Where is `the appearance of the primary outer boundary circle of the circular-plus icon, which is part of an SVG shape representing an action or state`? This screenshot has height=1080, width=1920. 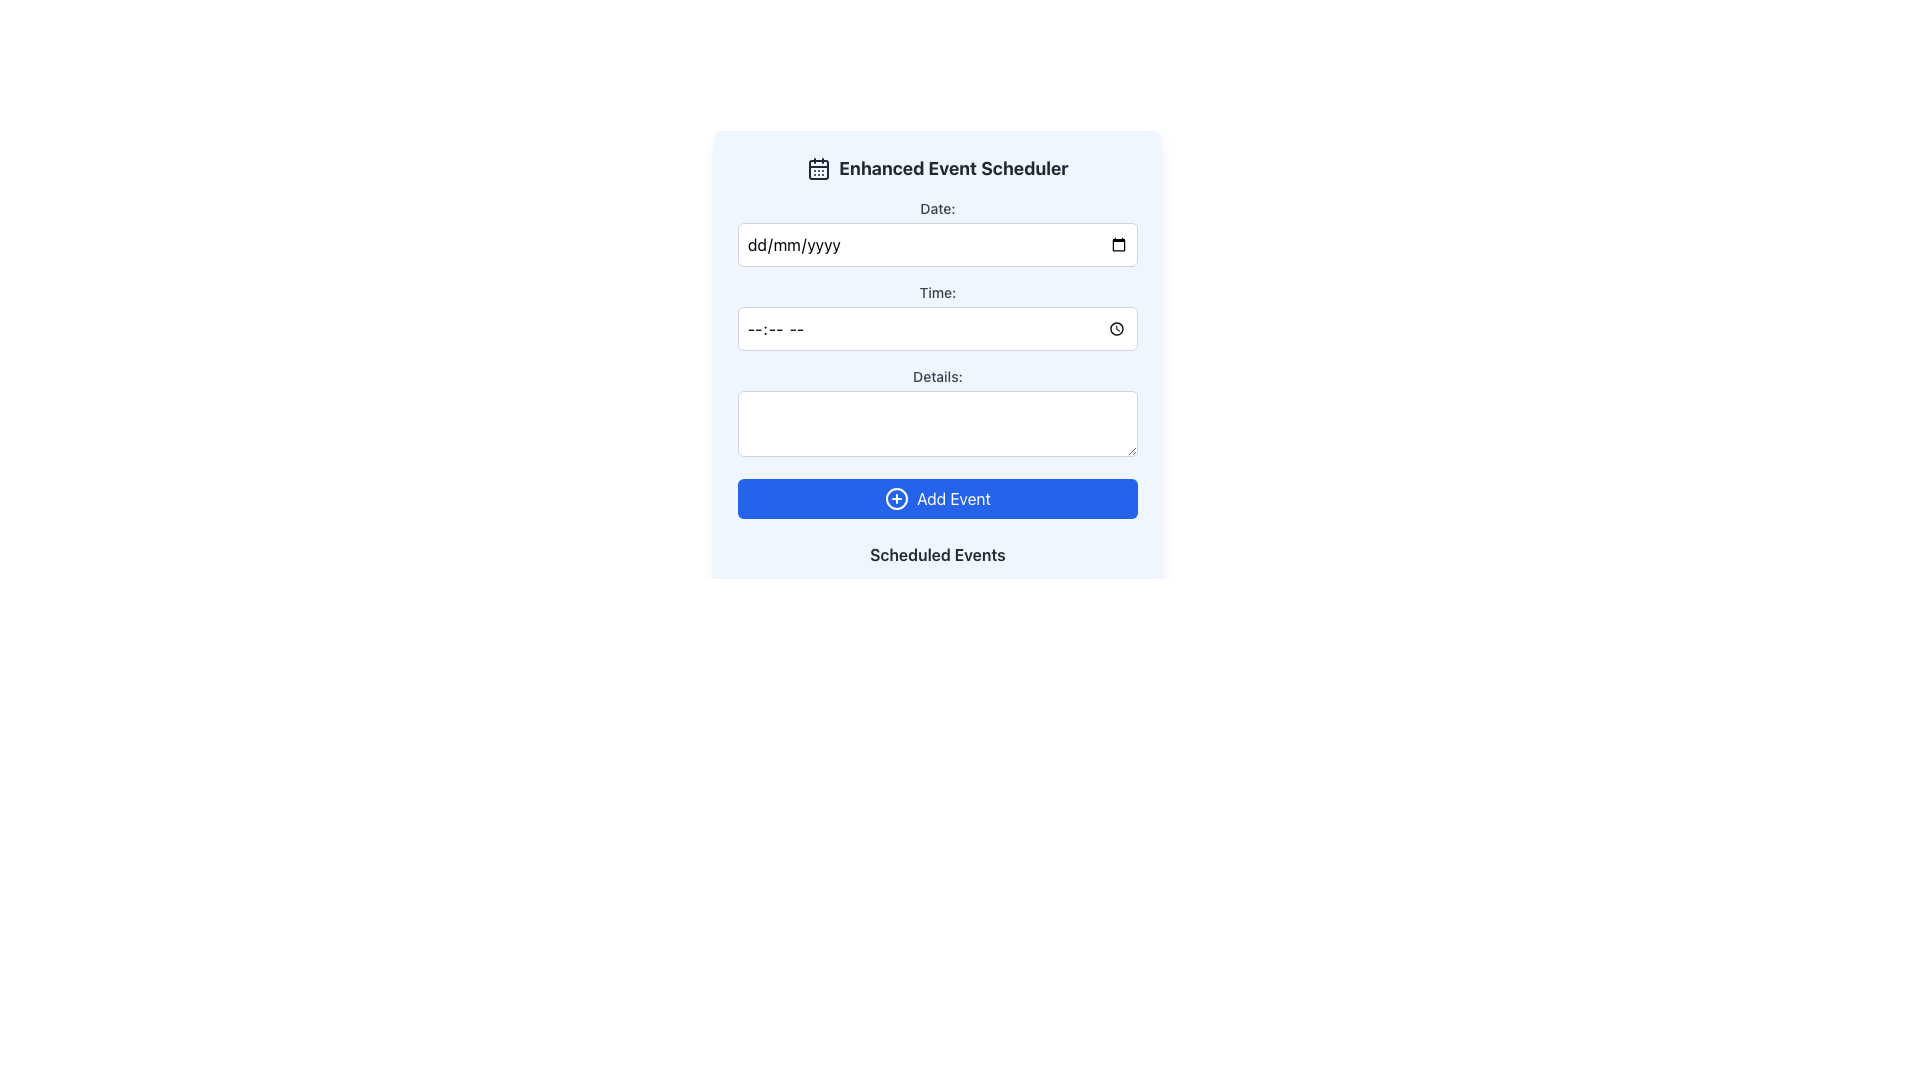 the appearance of the primary outer boundary circle of the circular-plus icon, which is part of an SVG shape representing an action or state is located at coordinates (896, 497).